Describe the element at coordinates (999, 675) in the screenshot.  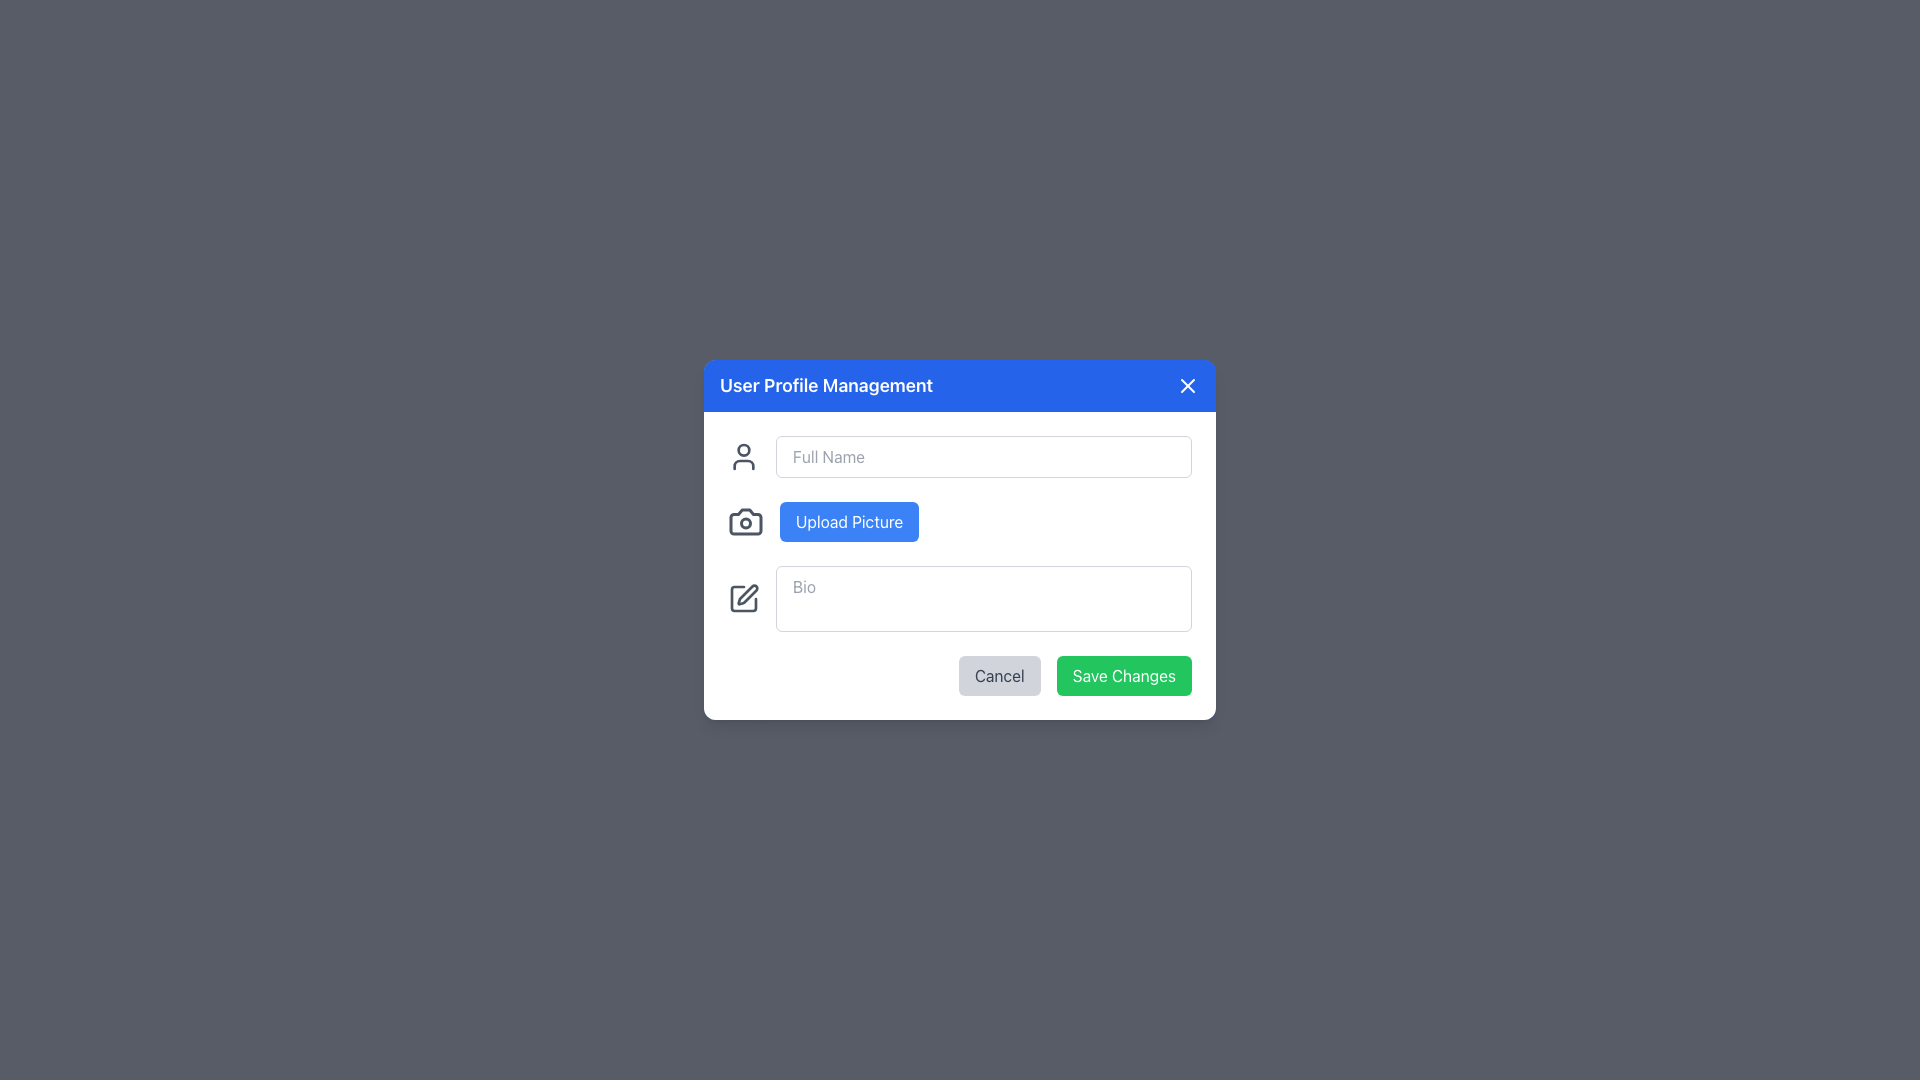
I see `the cancellation button located at the bottom-right of the modal dialog, which is the first button to the left of the 'Save Changes' button, to trigger a visual state change` at that location.